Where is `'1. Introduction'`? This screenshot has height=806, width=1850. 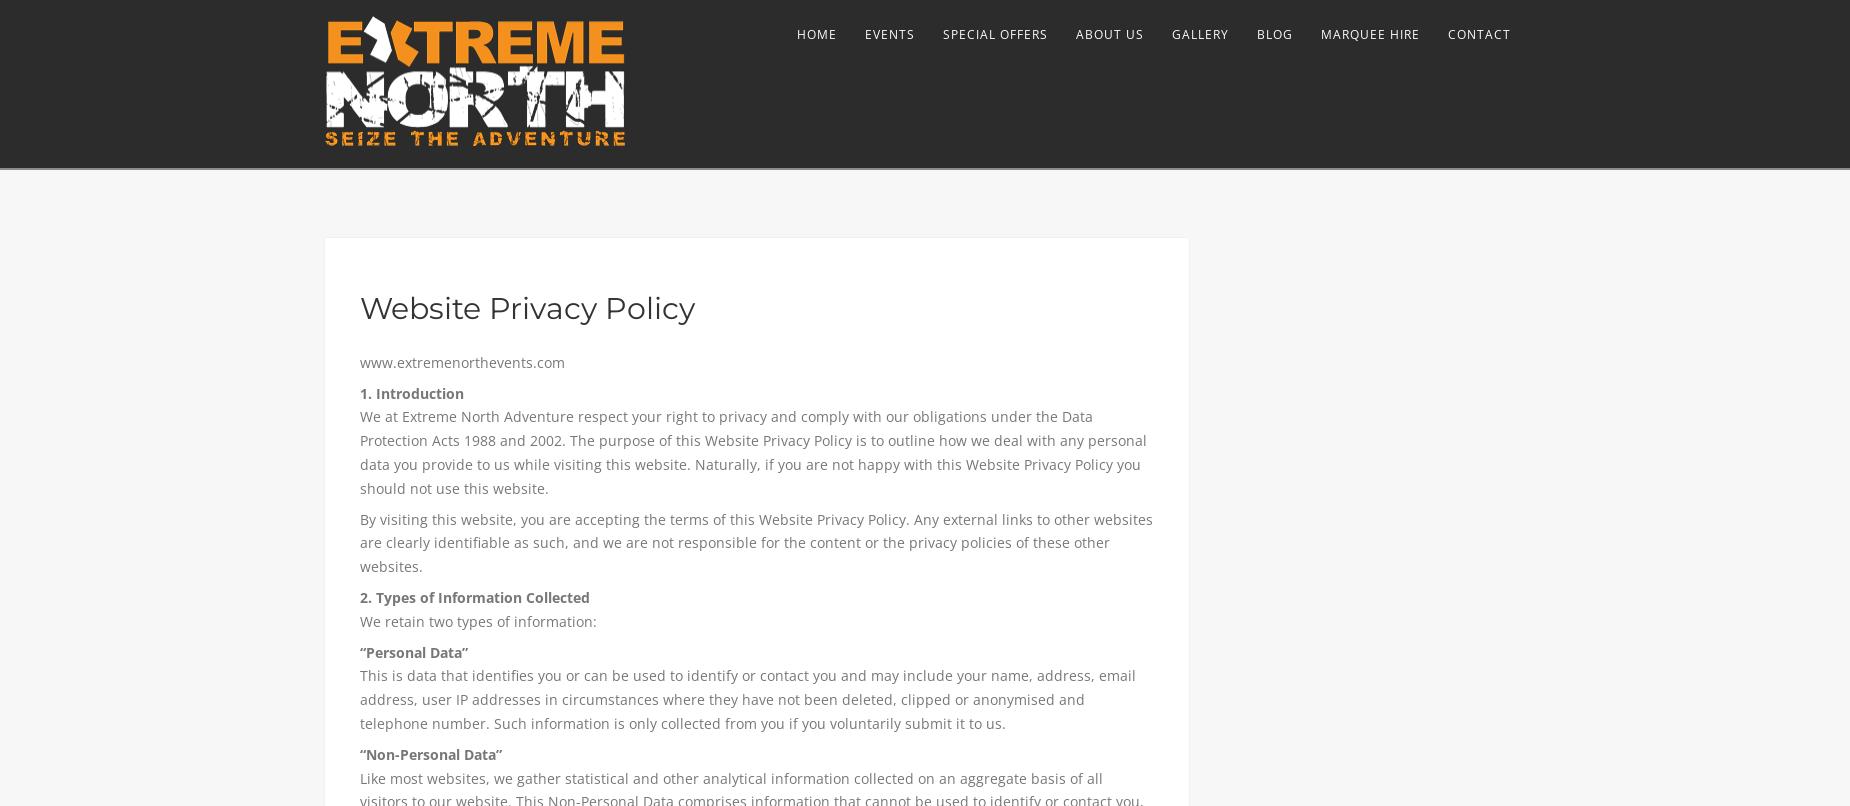 '1. Introduction' is located at coordinates (410, 391).